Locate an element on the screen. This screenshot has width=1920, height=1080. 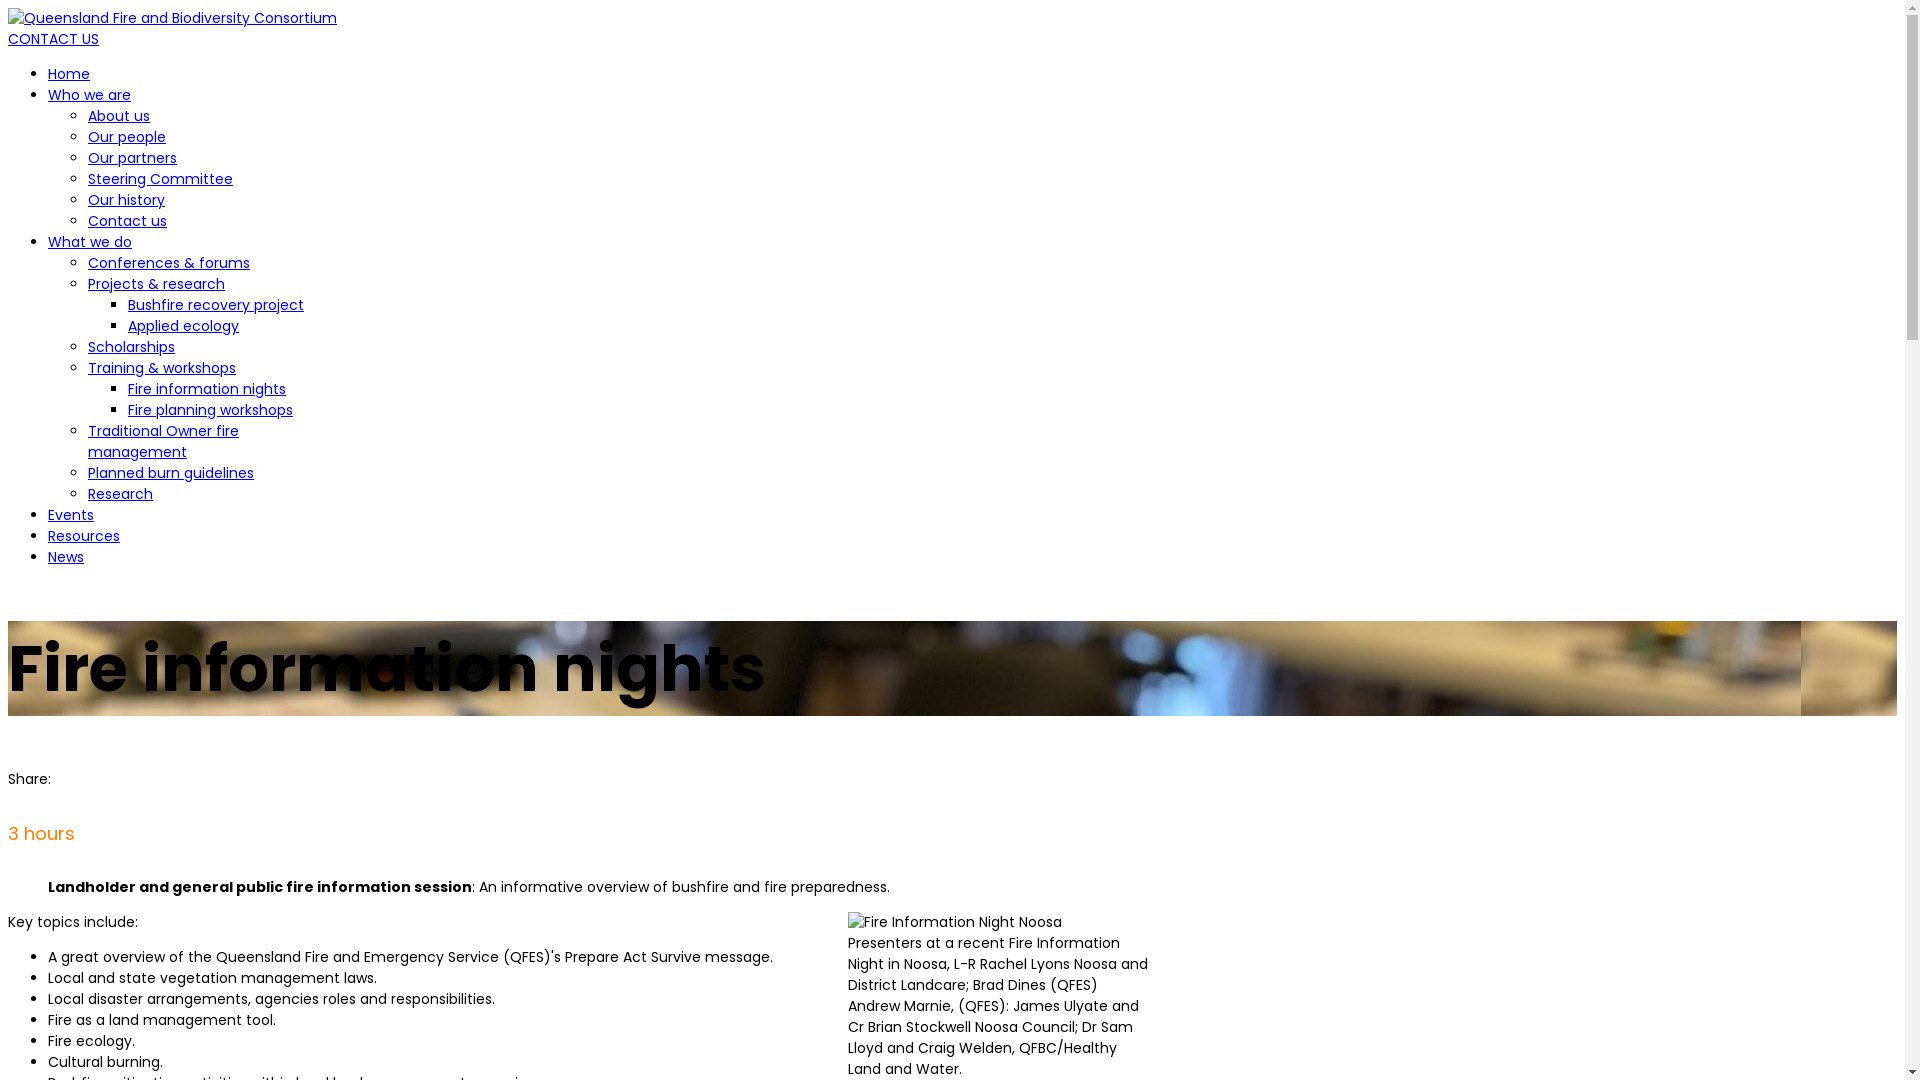
'Applied ecology' is located at coordinates (183, 325).